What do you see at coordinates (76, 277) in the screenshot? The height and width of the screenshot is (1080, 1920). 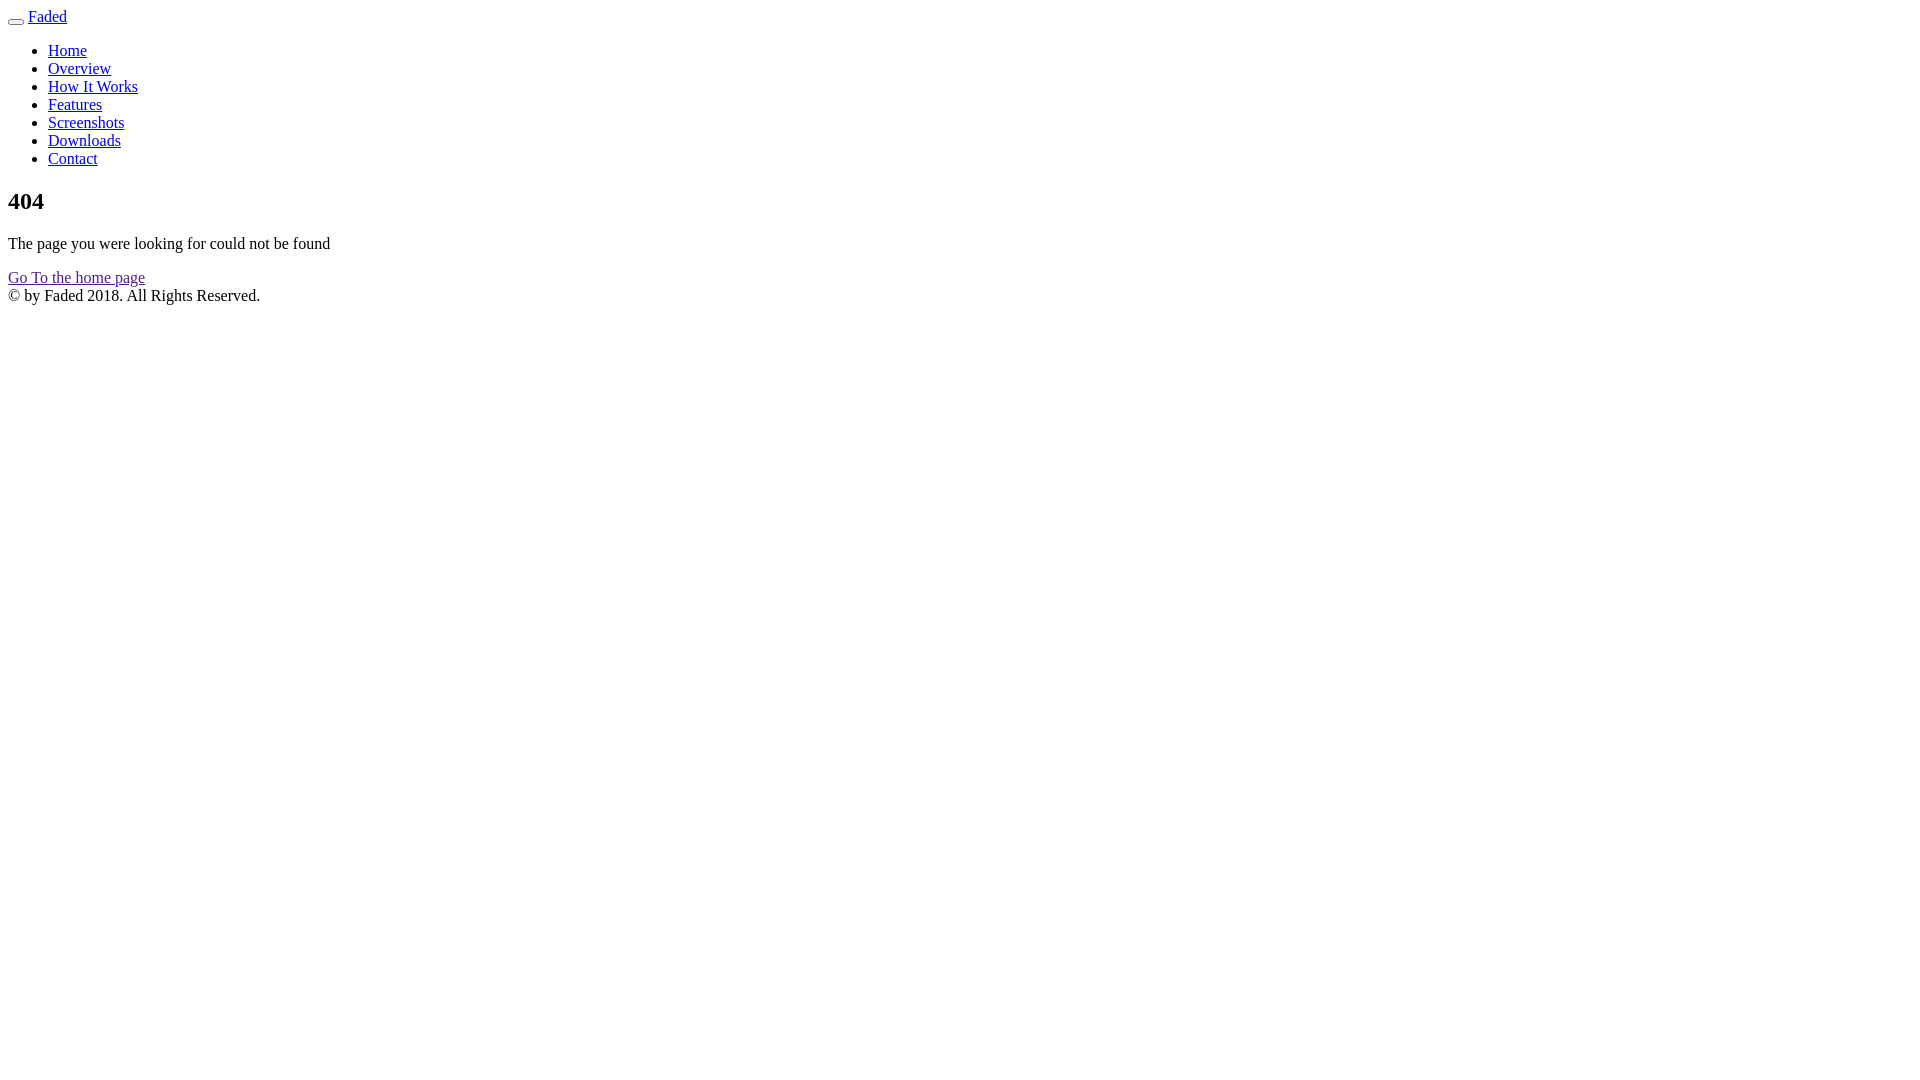 I see `'Go To the home page'` at bounding box center [76, 277].